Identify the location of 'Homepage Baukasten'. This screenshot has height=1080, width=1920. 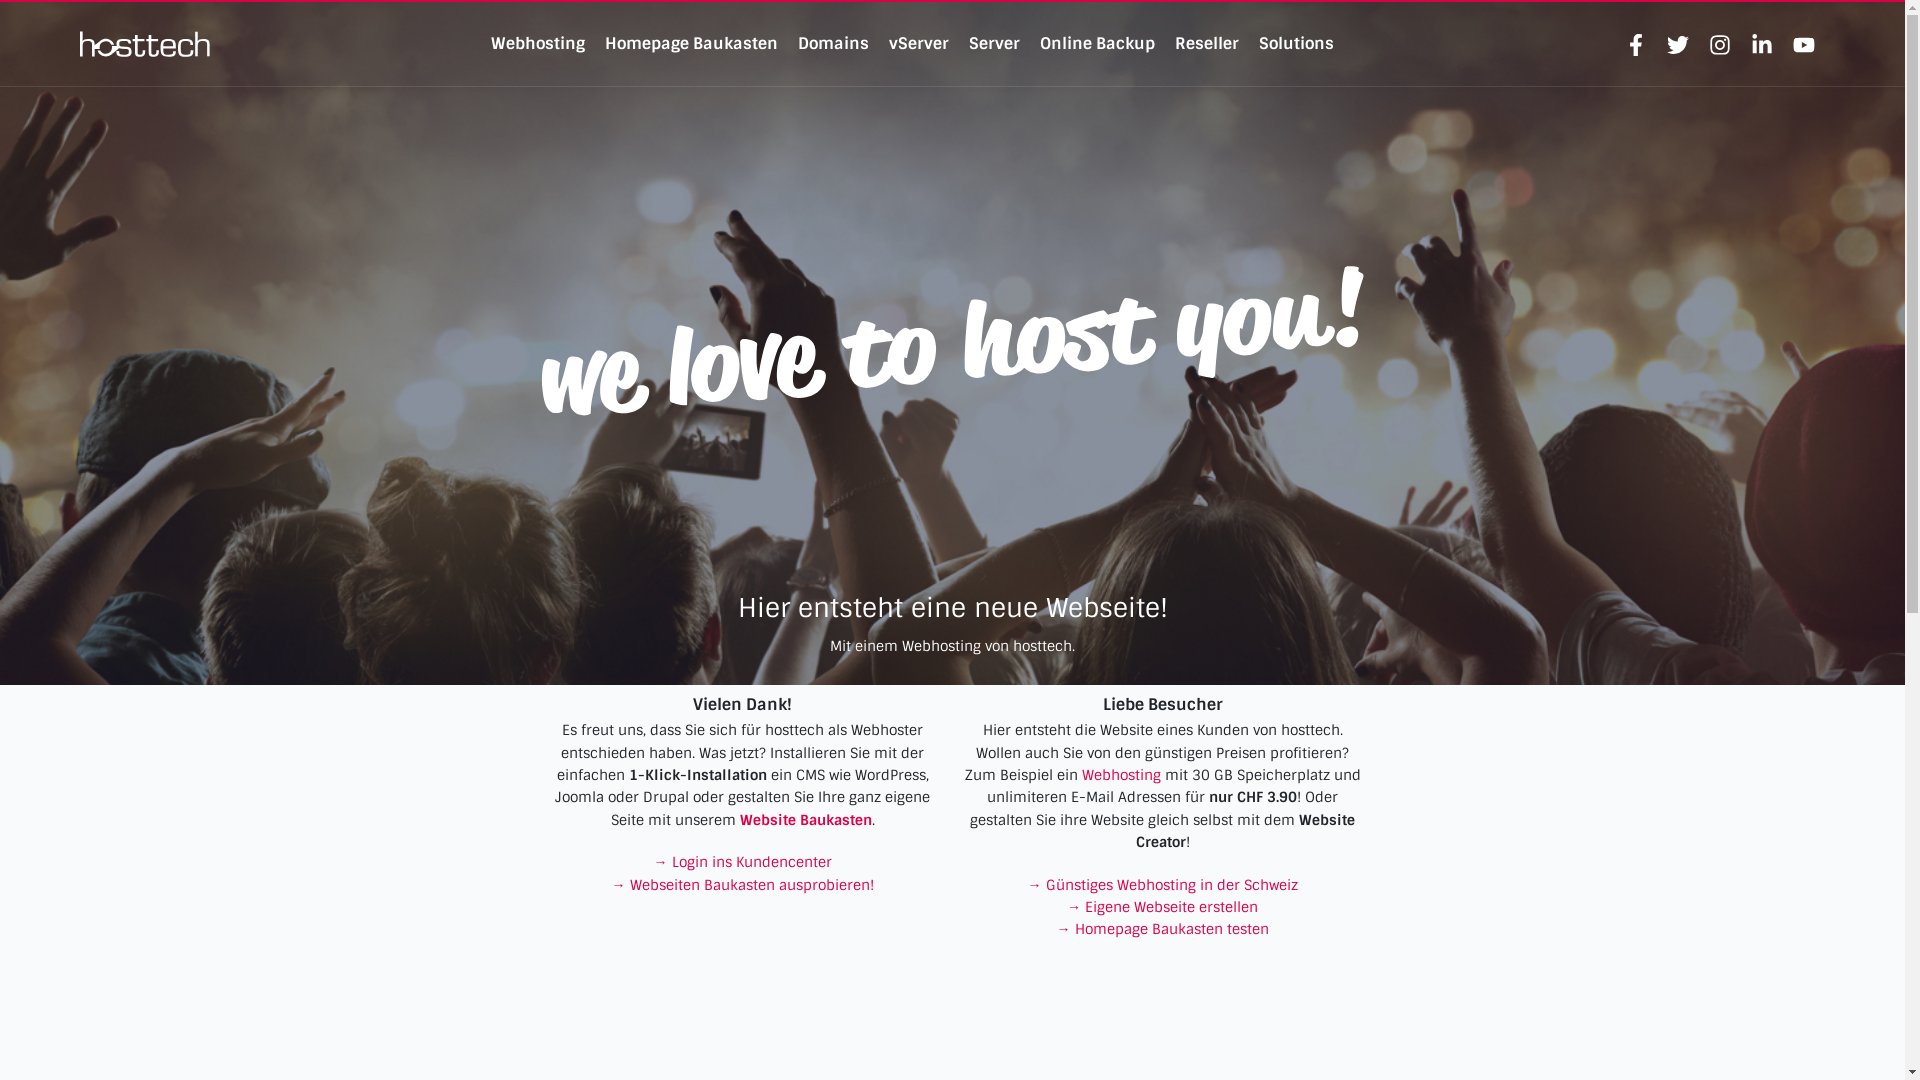
(603, 43).